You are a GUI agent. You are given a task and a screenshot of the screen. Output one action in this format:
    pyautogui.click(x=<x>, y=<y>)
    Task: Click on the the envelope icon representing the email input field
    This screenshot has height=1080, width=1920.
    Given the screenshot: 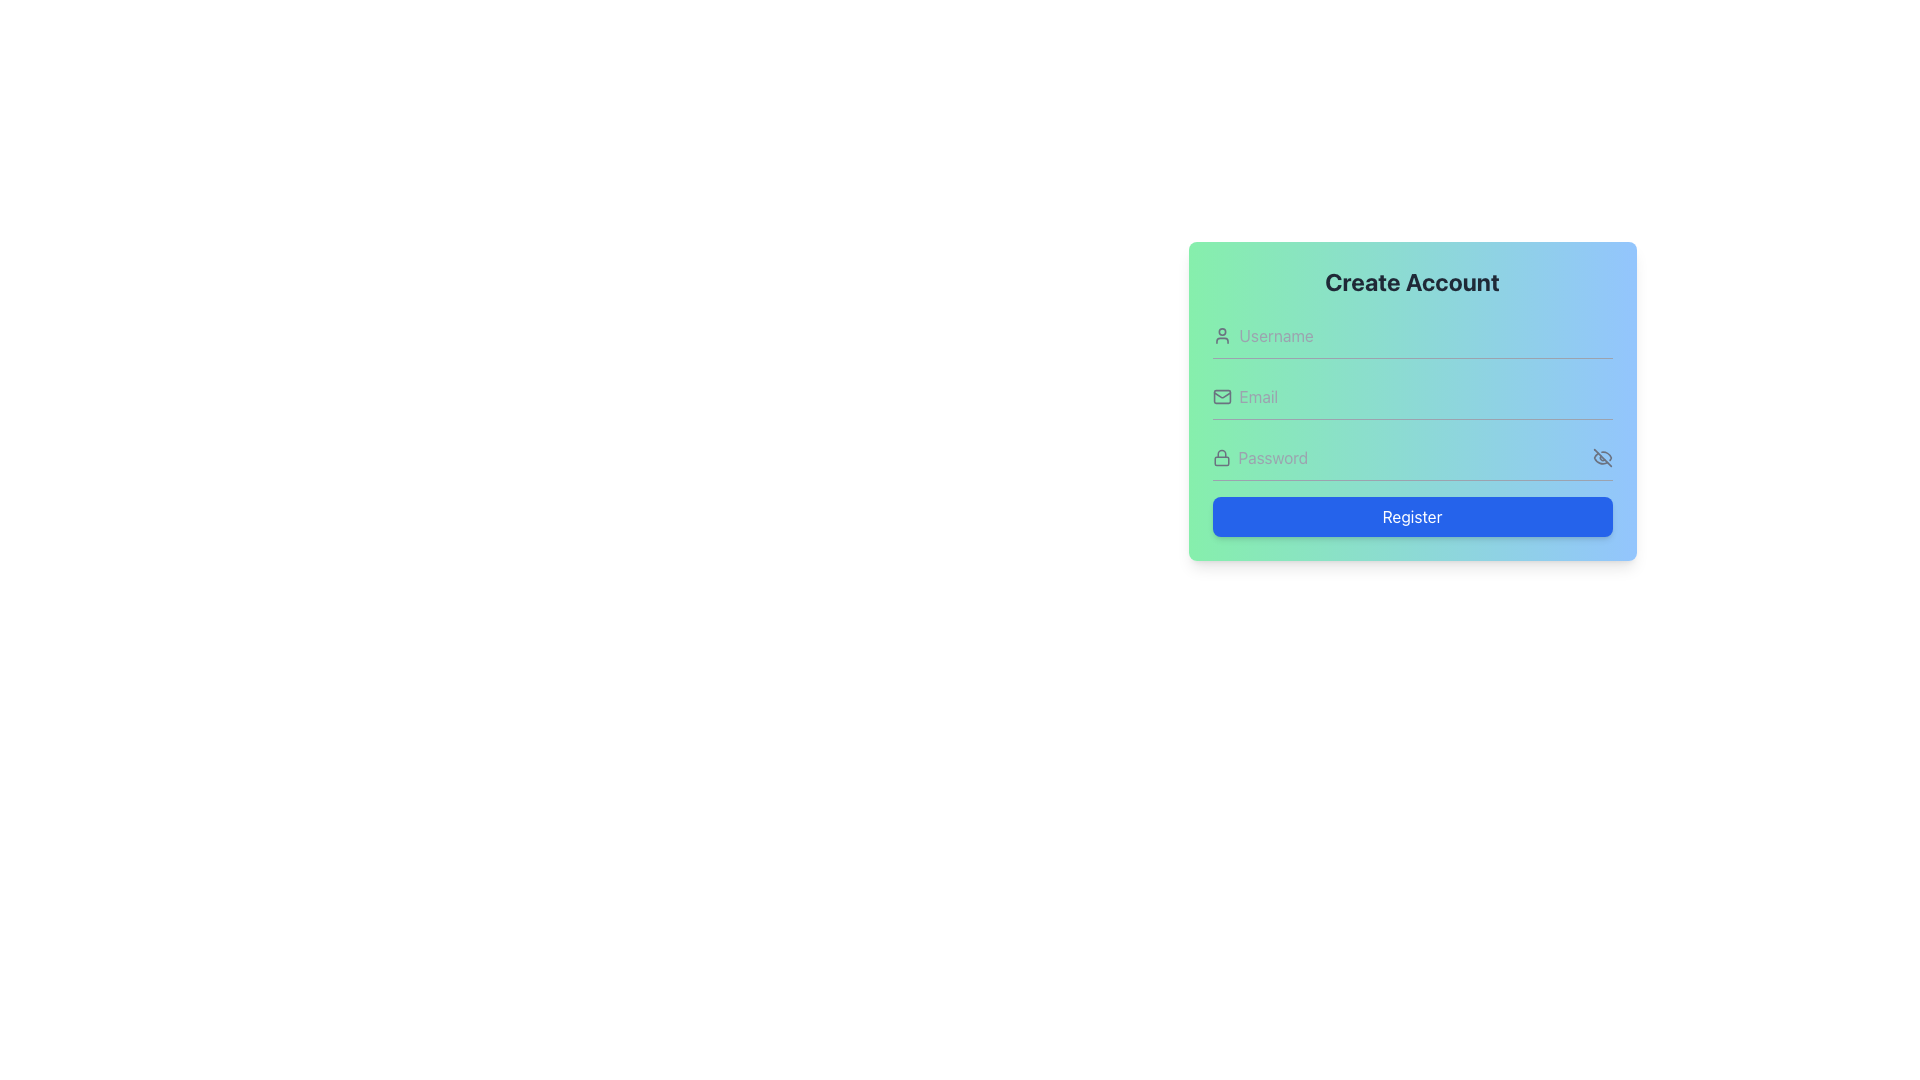 What is the action you would take?
    pyautogui.click(x=1221, y=397)
    